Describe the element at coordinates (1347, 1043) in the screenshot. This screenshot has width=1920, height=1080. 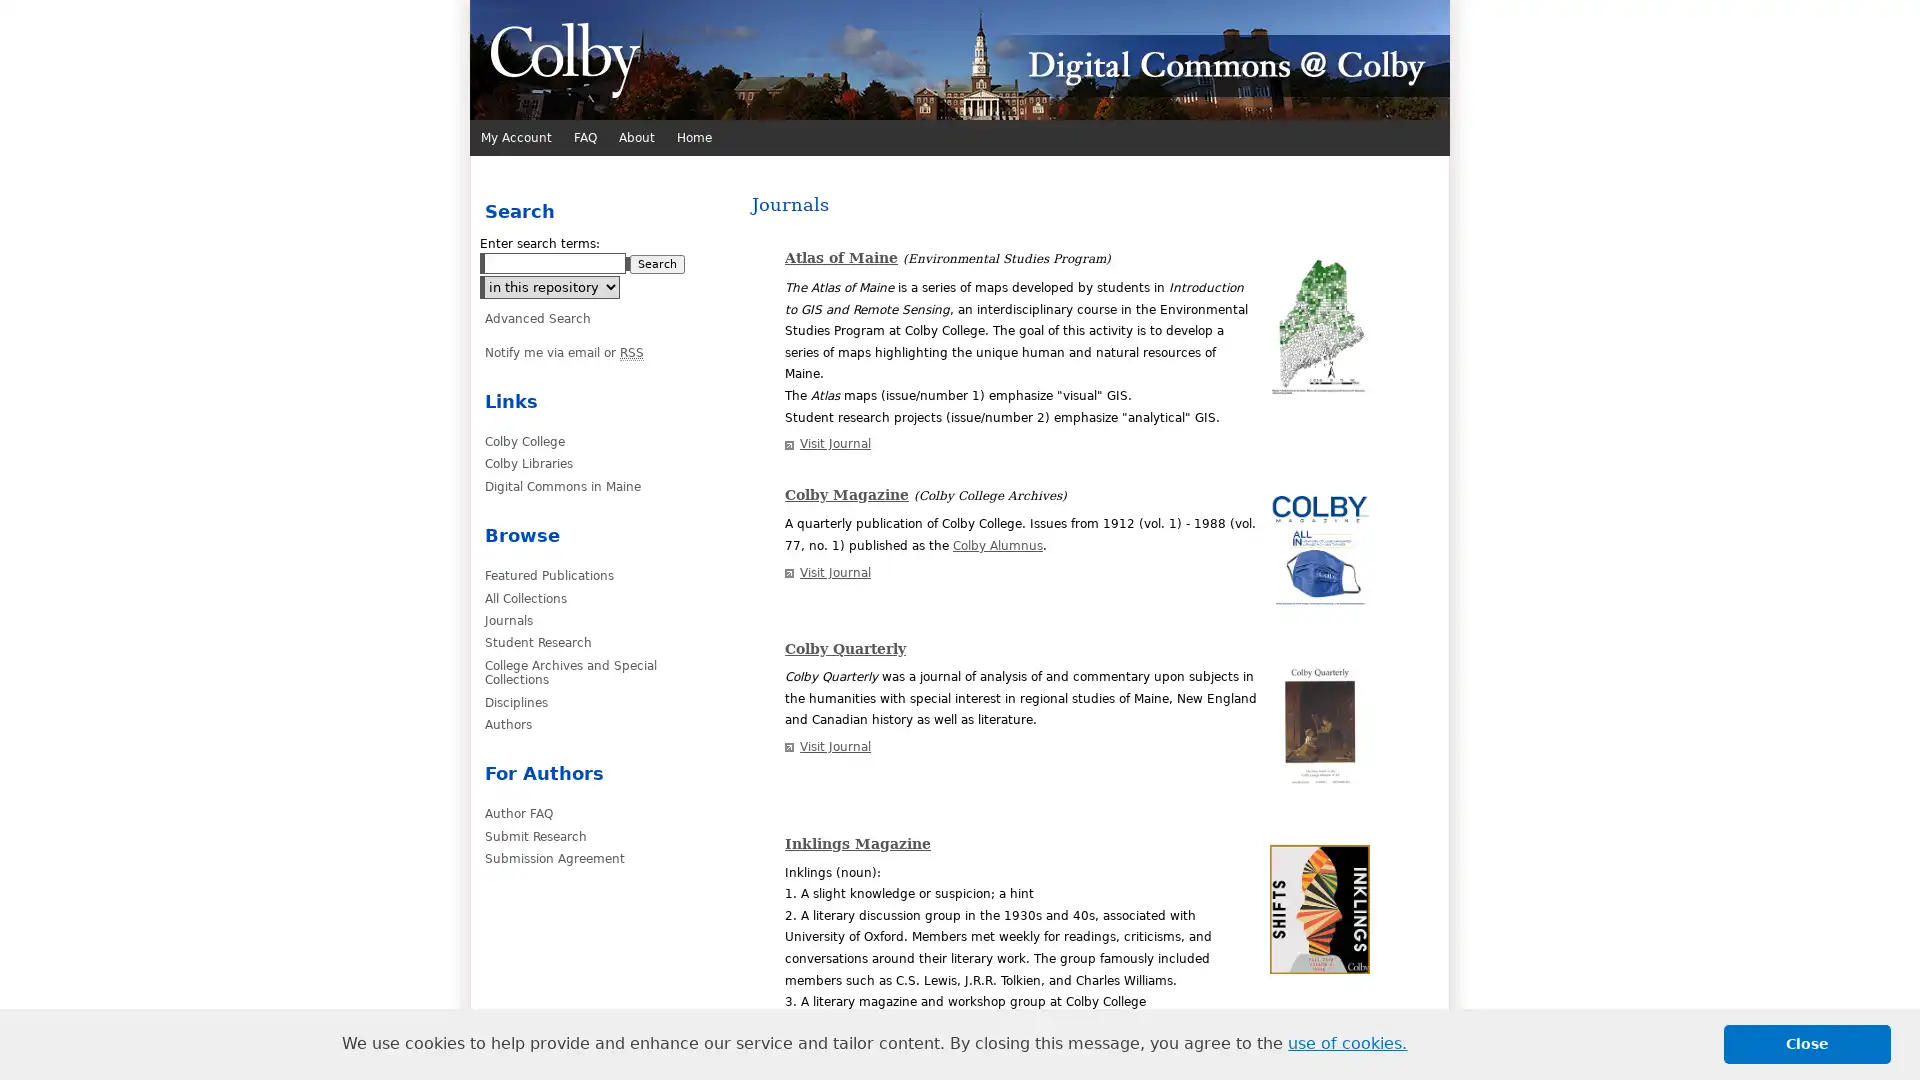
I see `learn more about cookies` at that location.